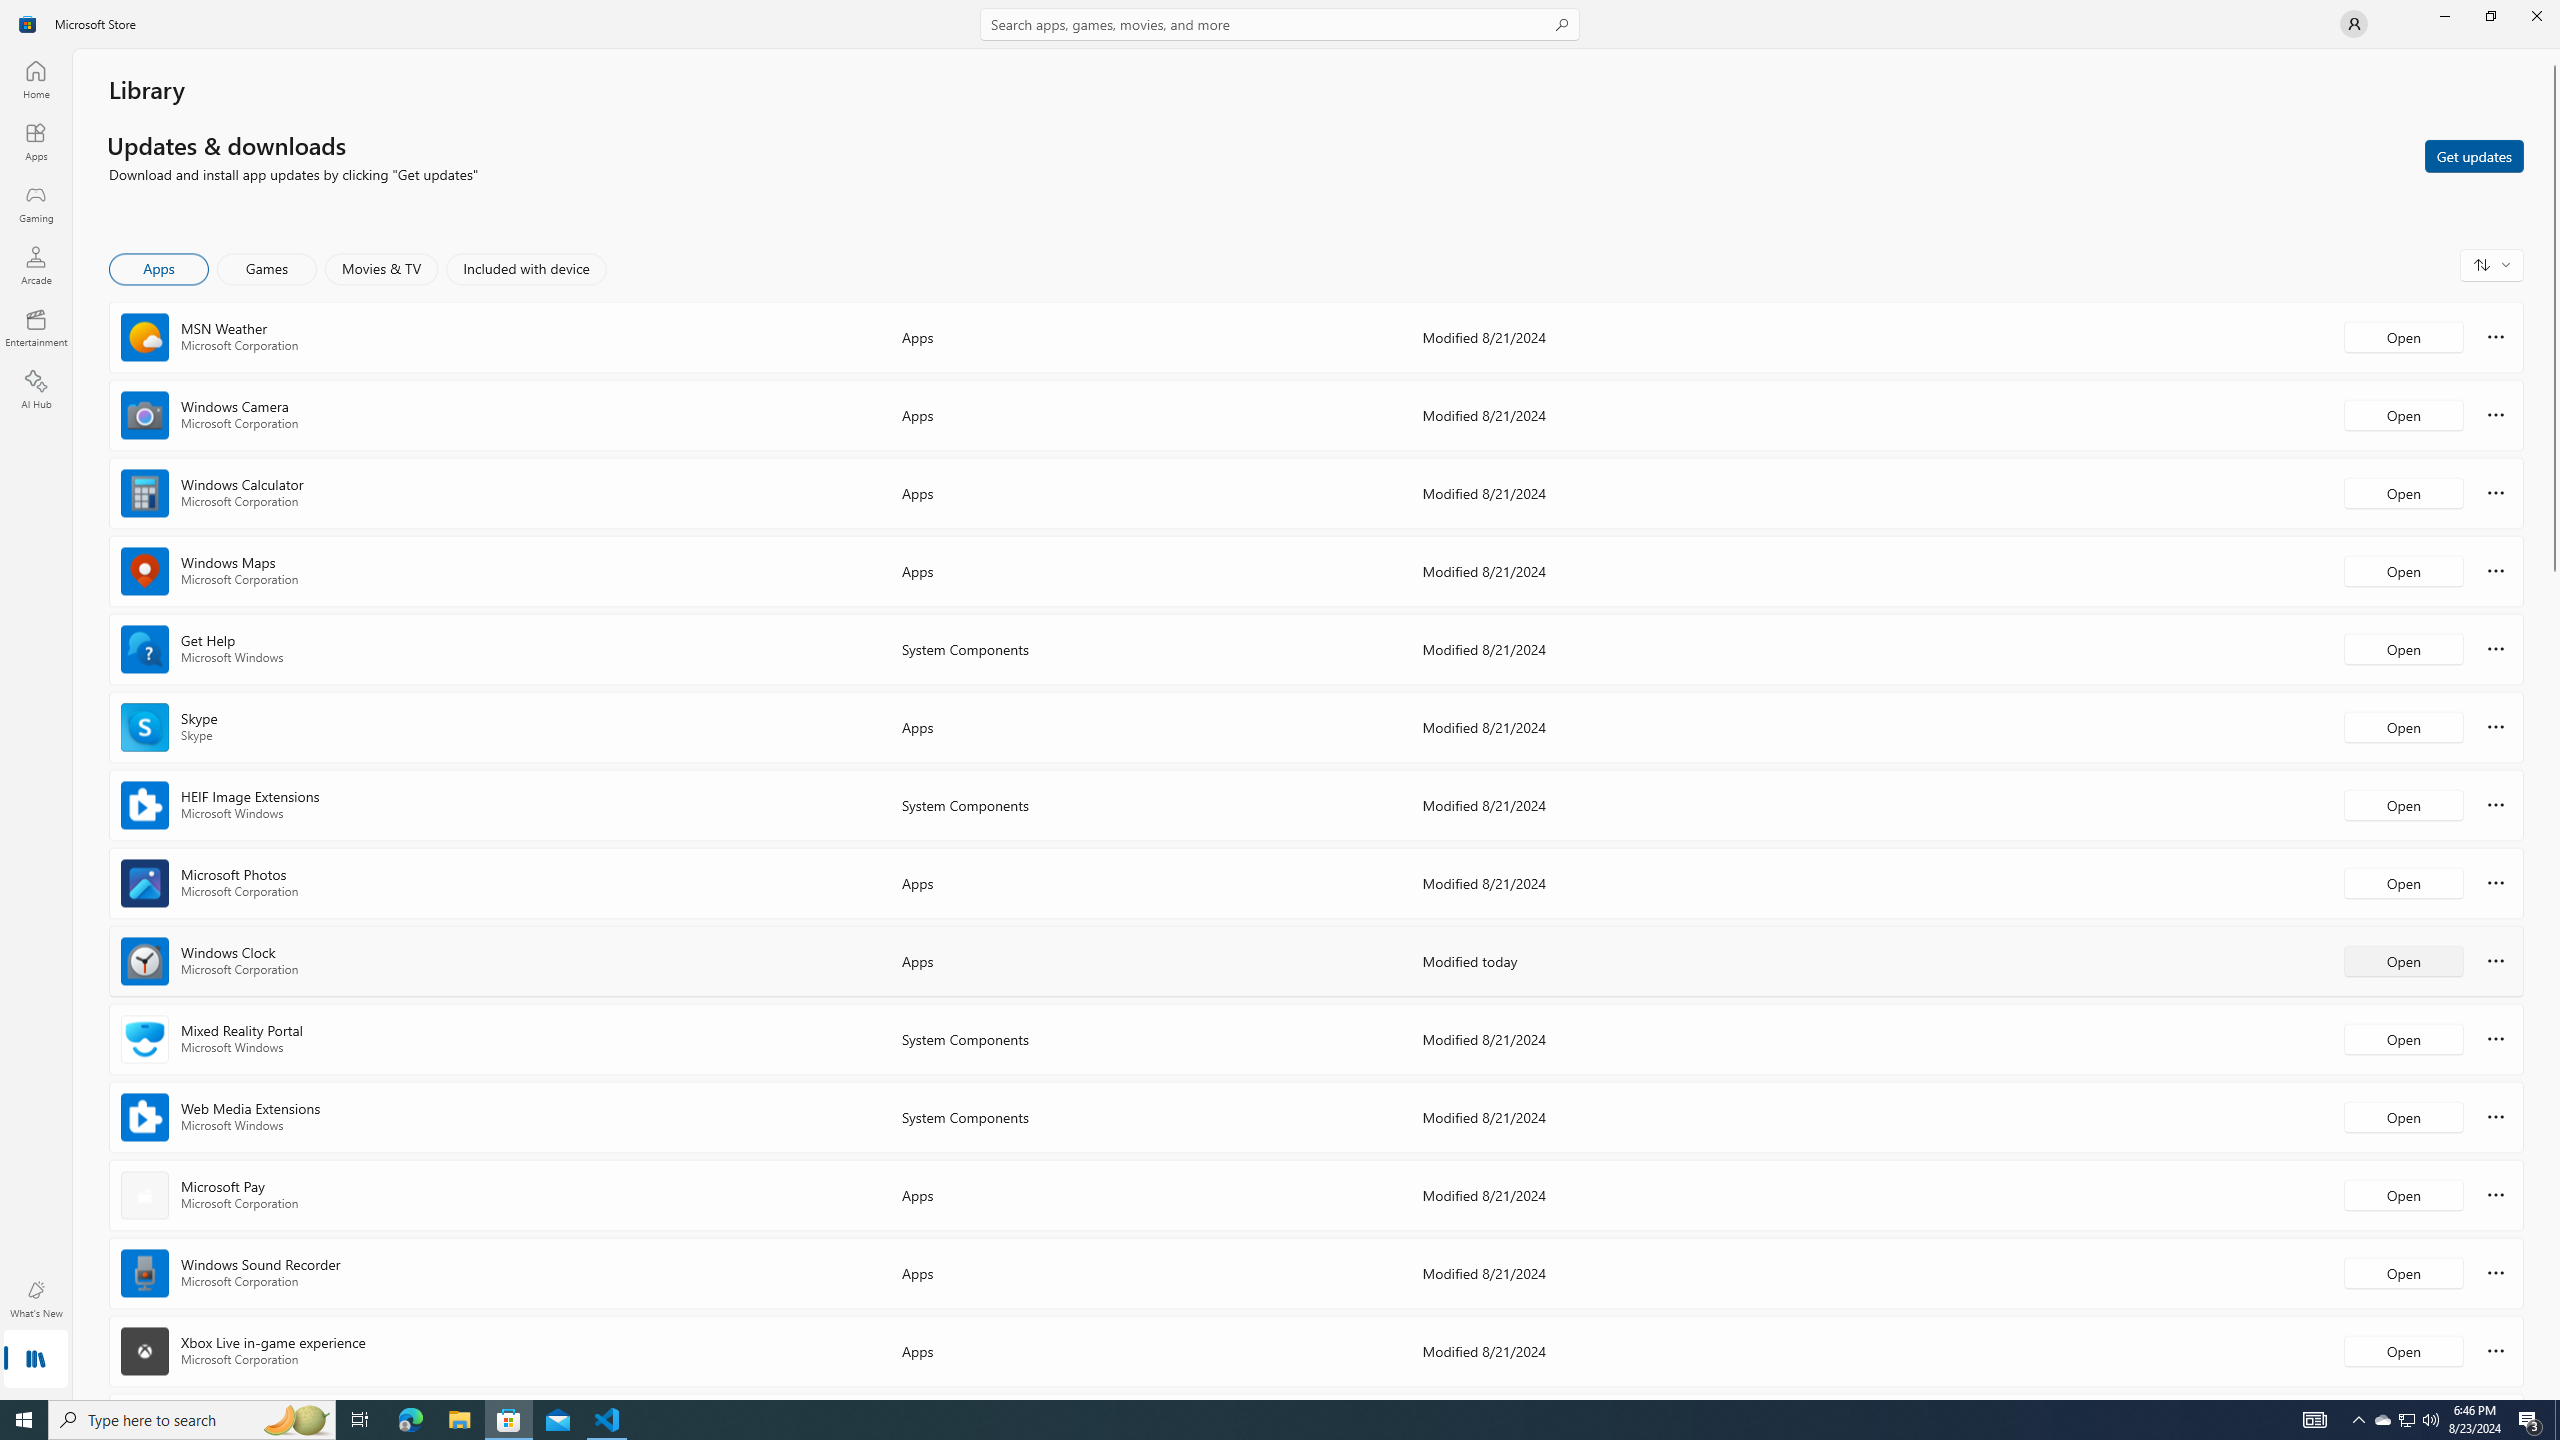 This screenshot has height=1440, width=2560. What do you see at coordinates (2535, 15) in the screenshot?
I see `'Close Microsoft Store'` at bounding box center [2535, 15].